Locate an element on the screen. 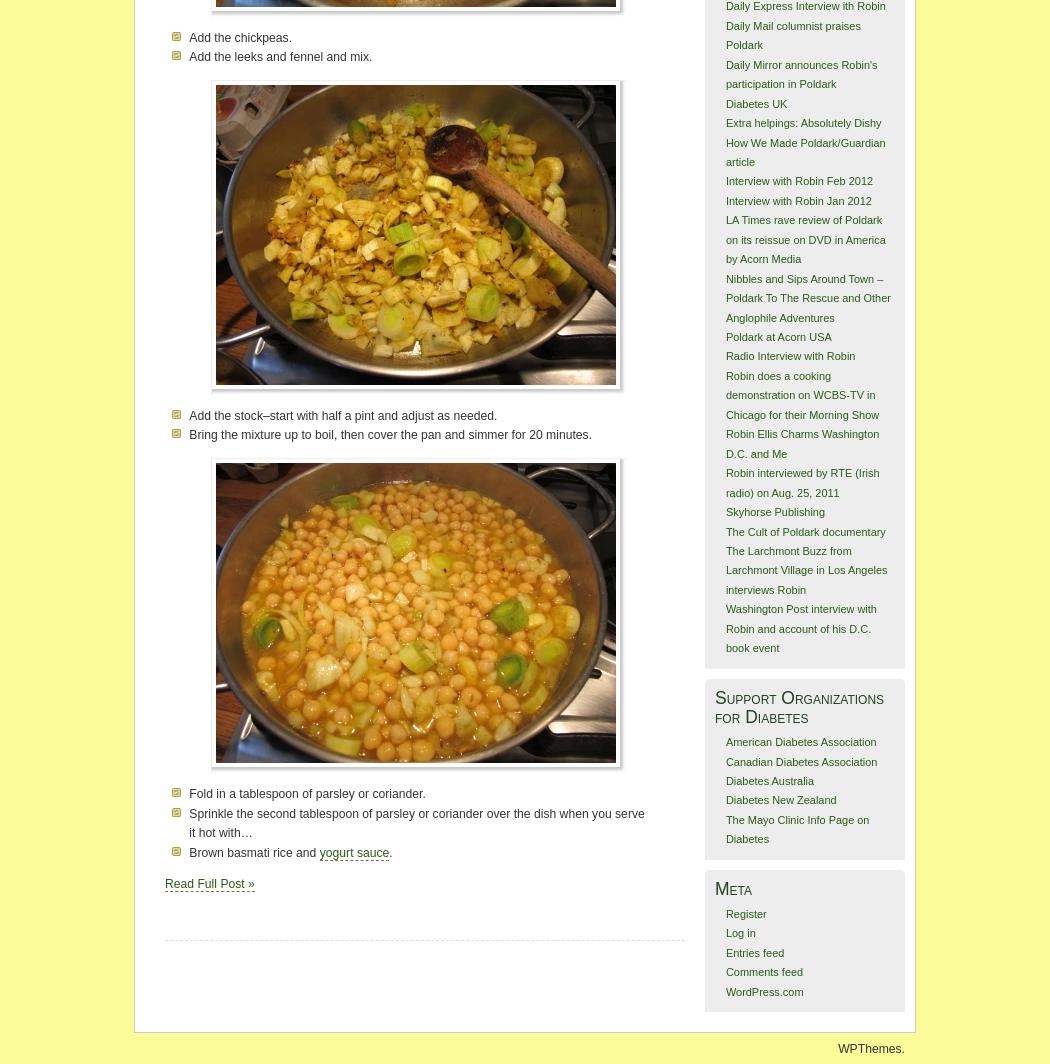 This screenshot has width=1050, height=1064. 'Extra helpings: Absolutely Dishy' is located at coordinates (802, 122).